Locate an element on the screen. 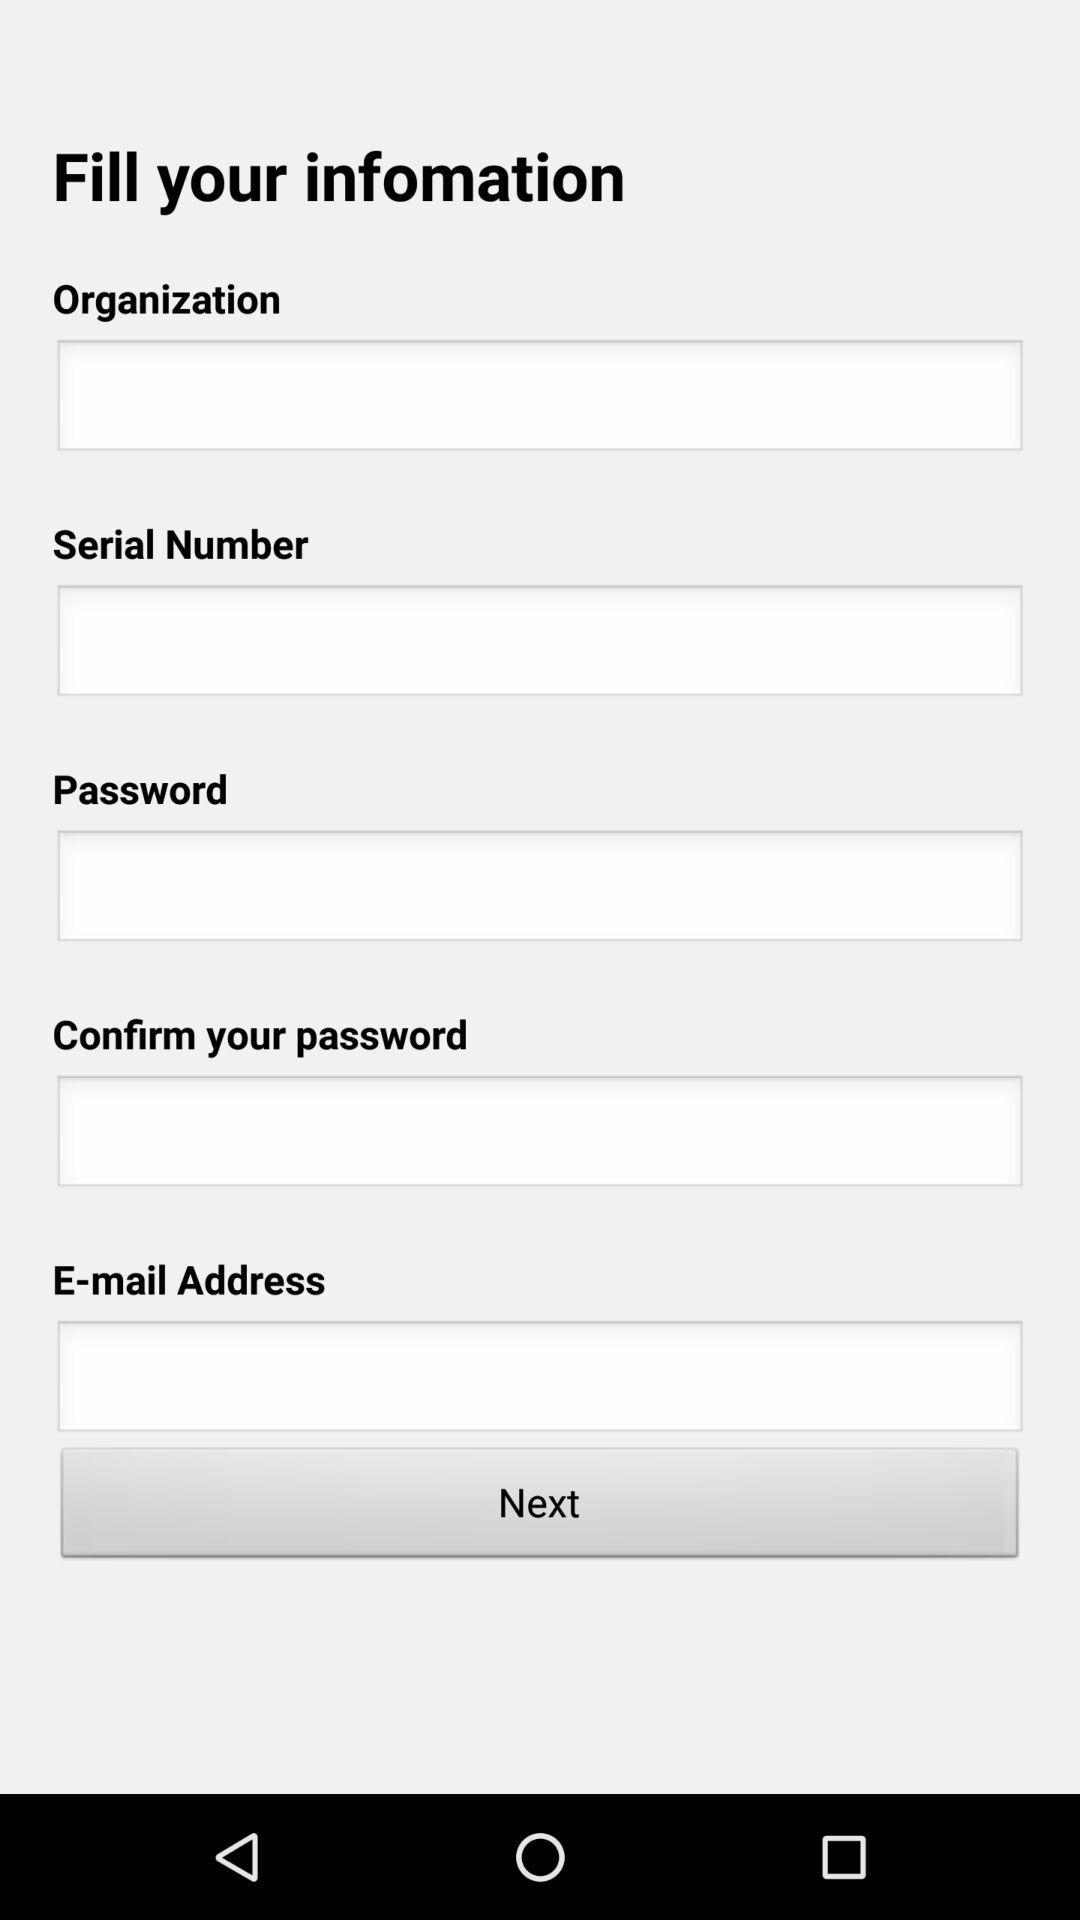 The image size is (1080, 1920). type in password is located at coordinates (540, 1137).